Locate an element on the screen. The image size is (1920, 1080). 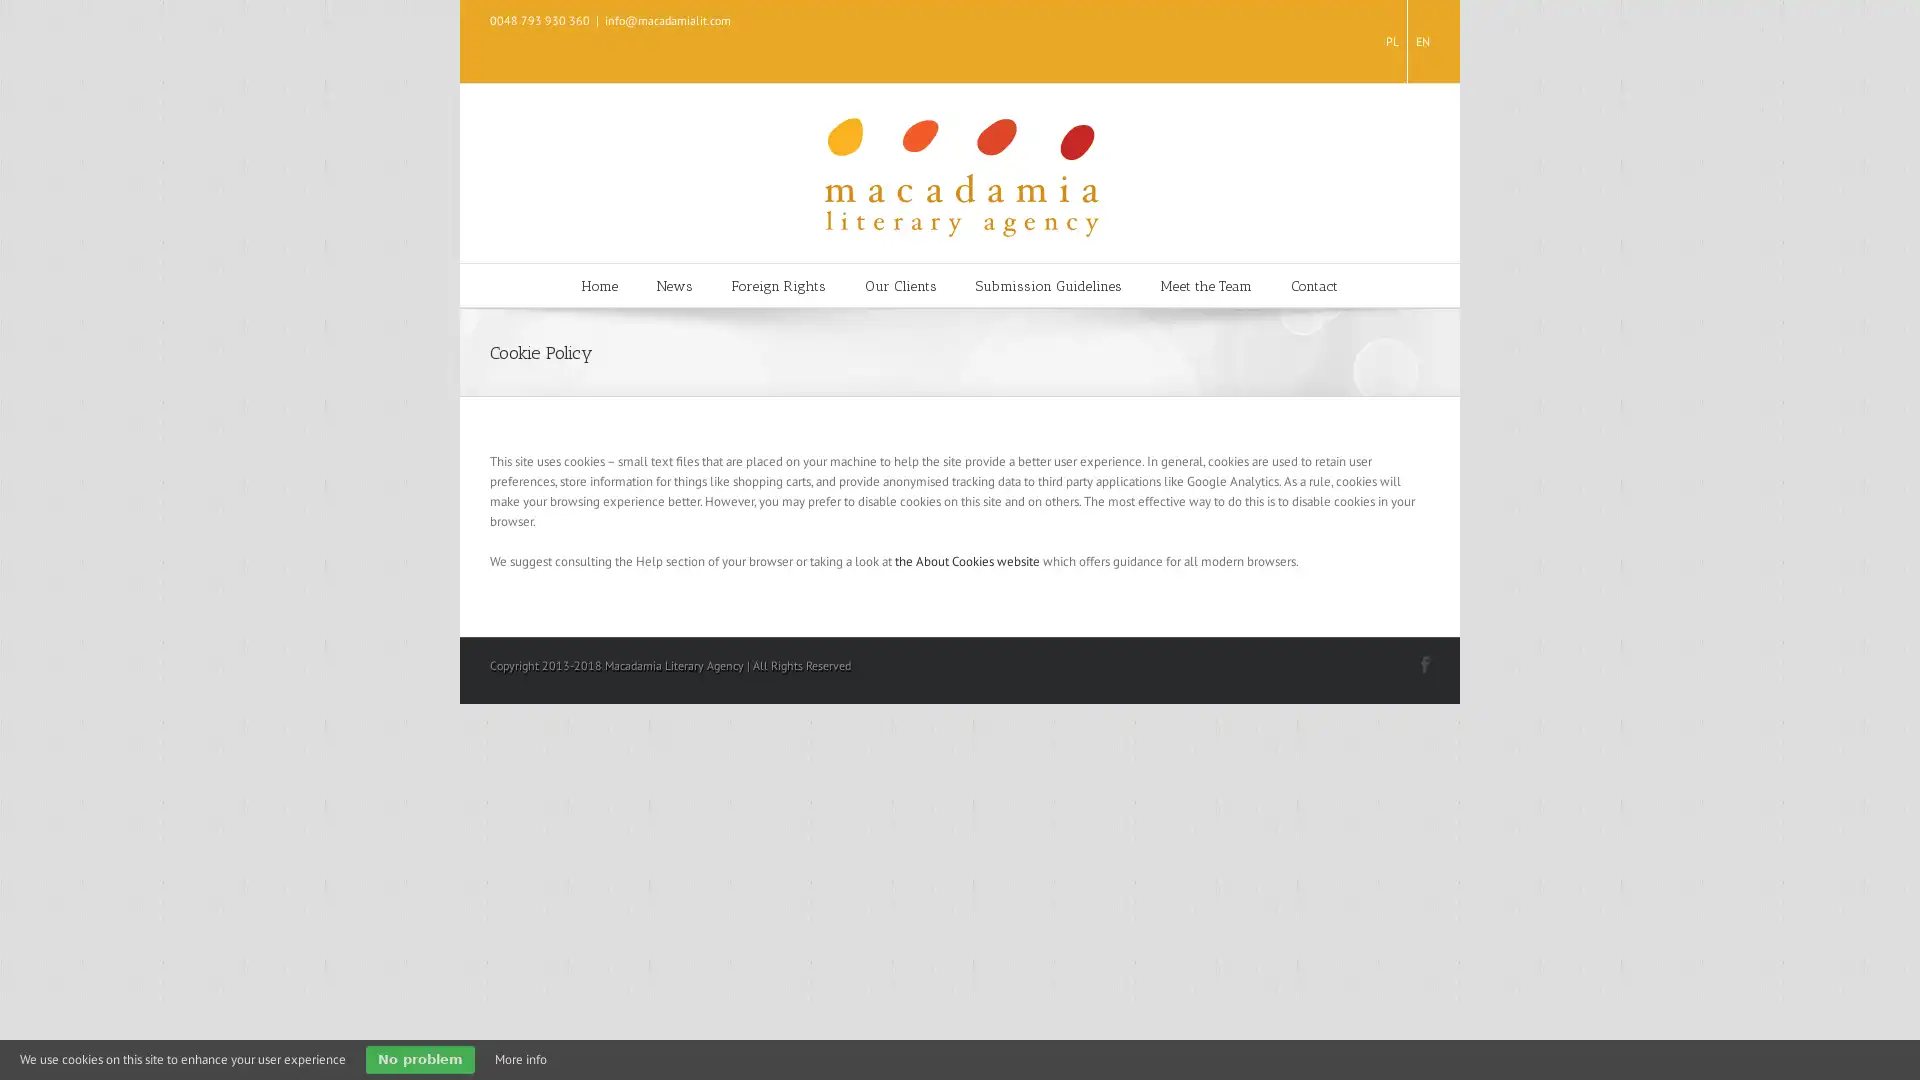
No problem is located at coordinates (419, 1059).